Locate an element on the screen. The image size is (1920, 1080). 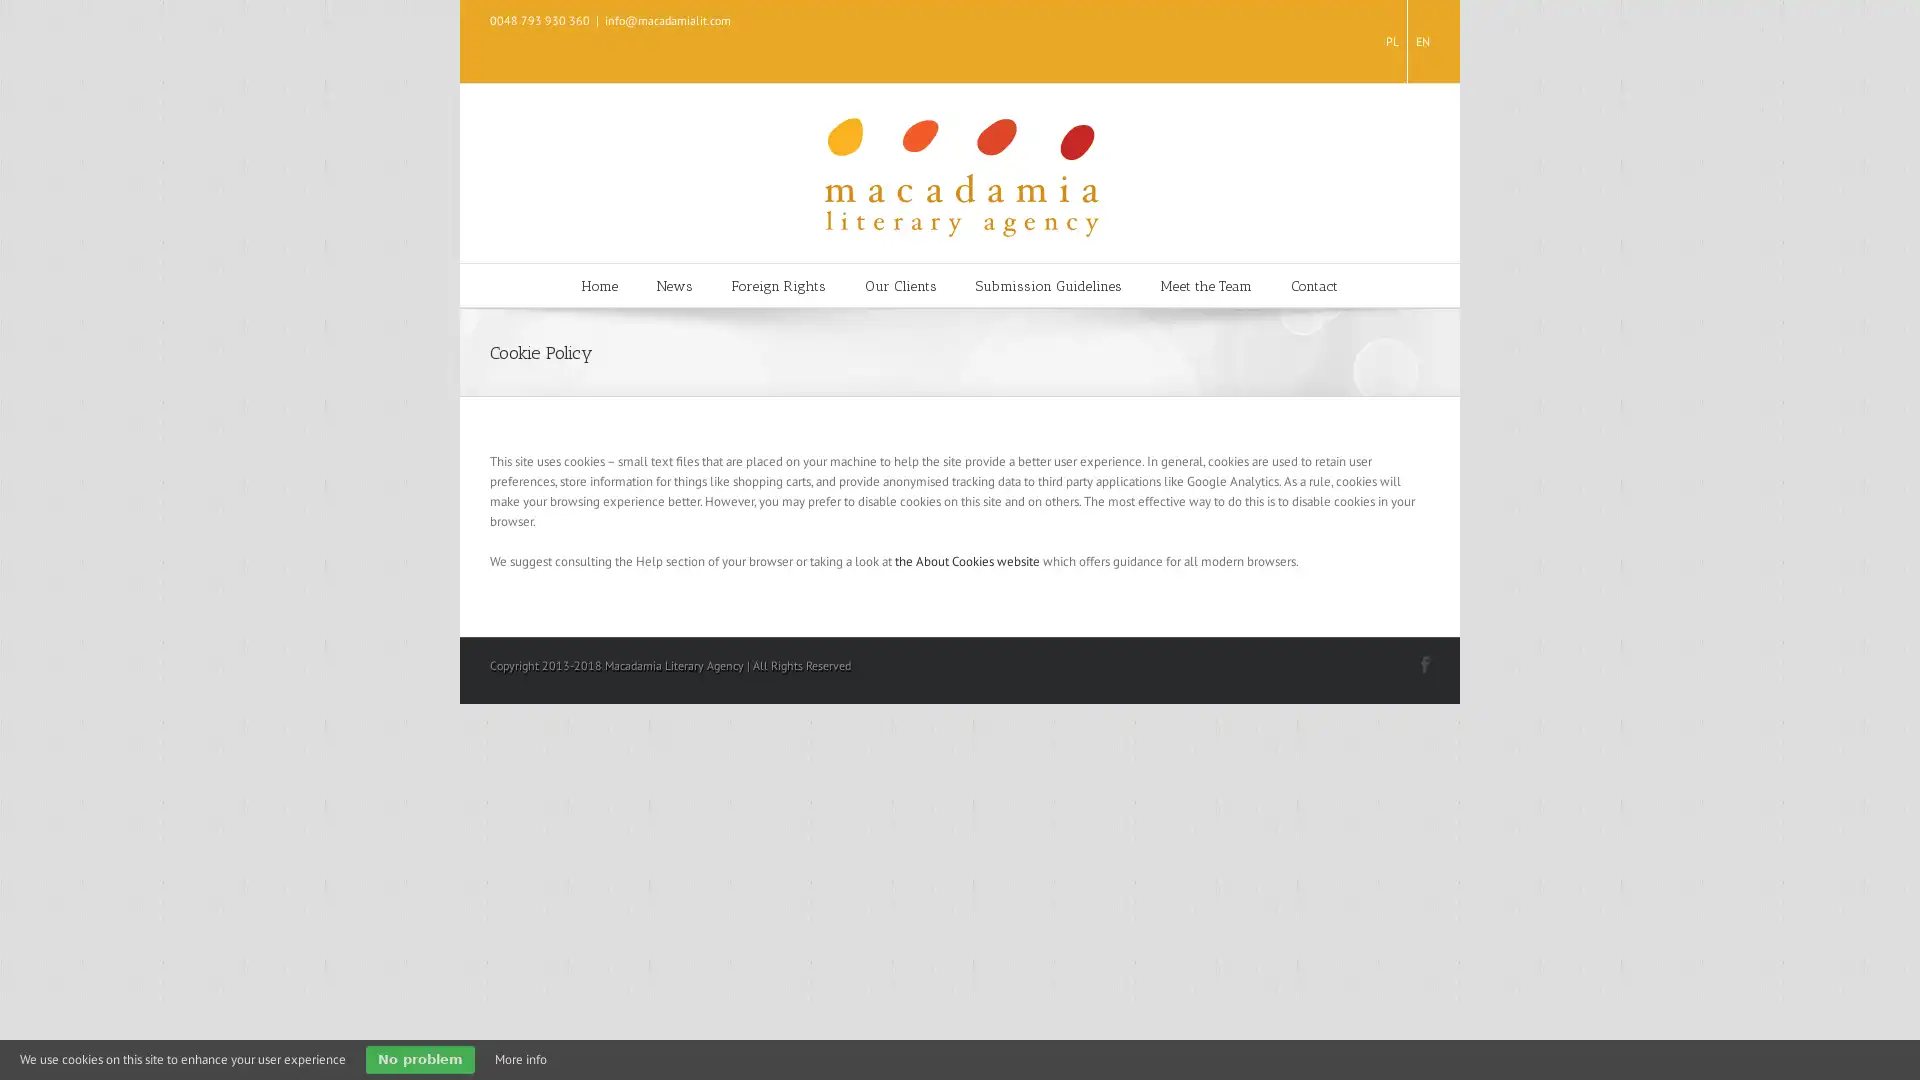
No problem is located at coordinates (419, 1059).